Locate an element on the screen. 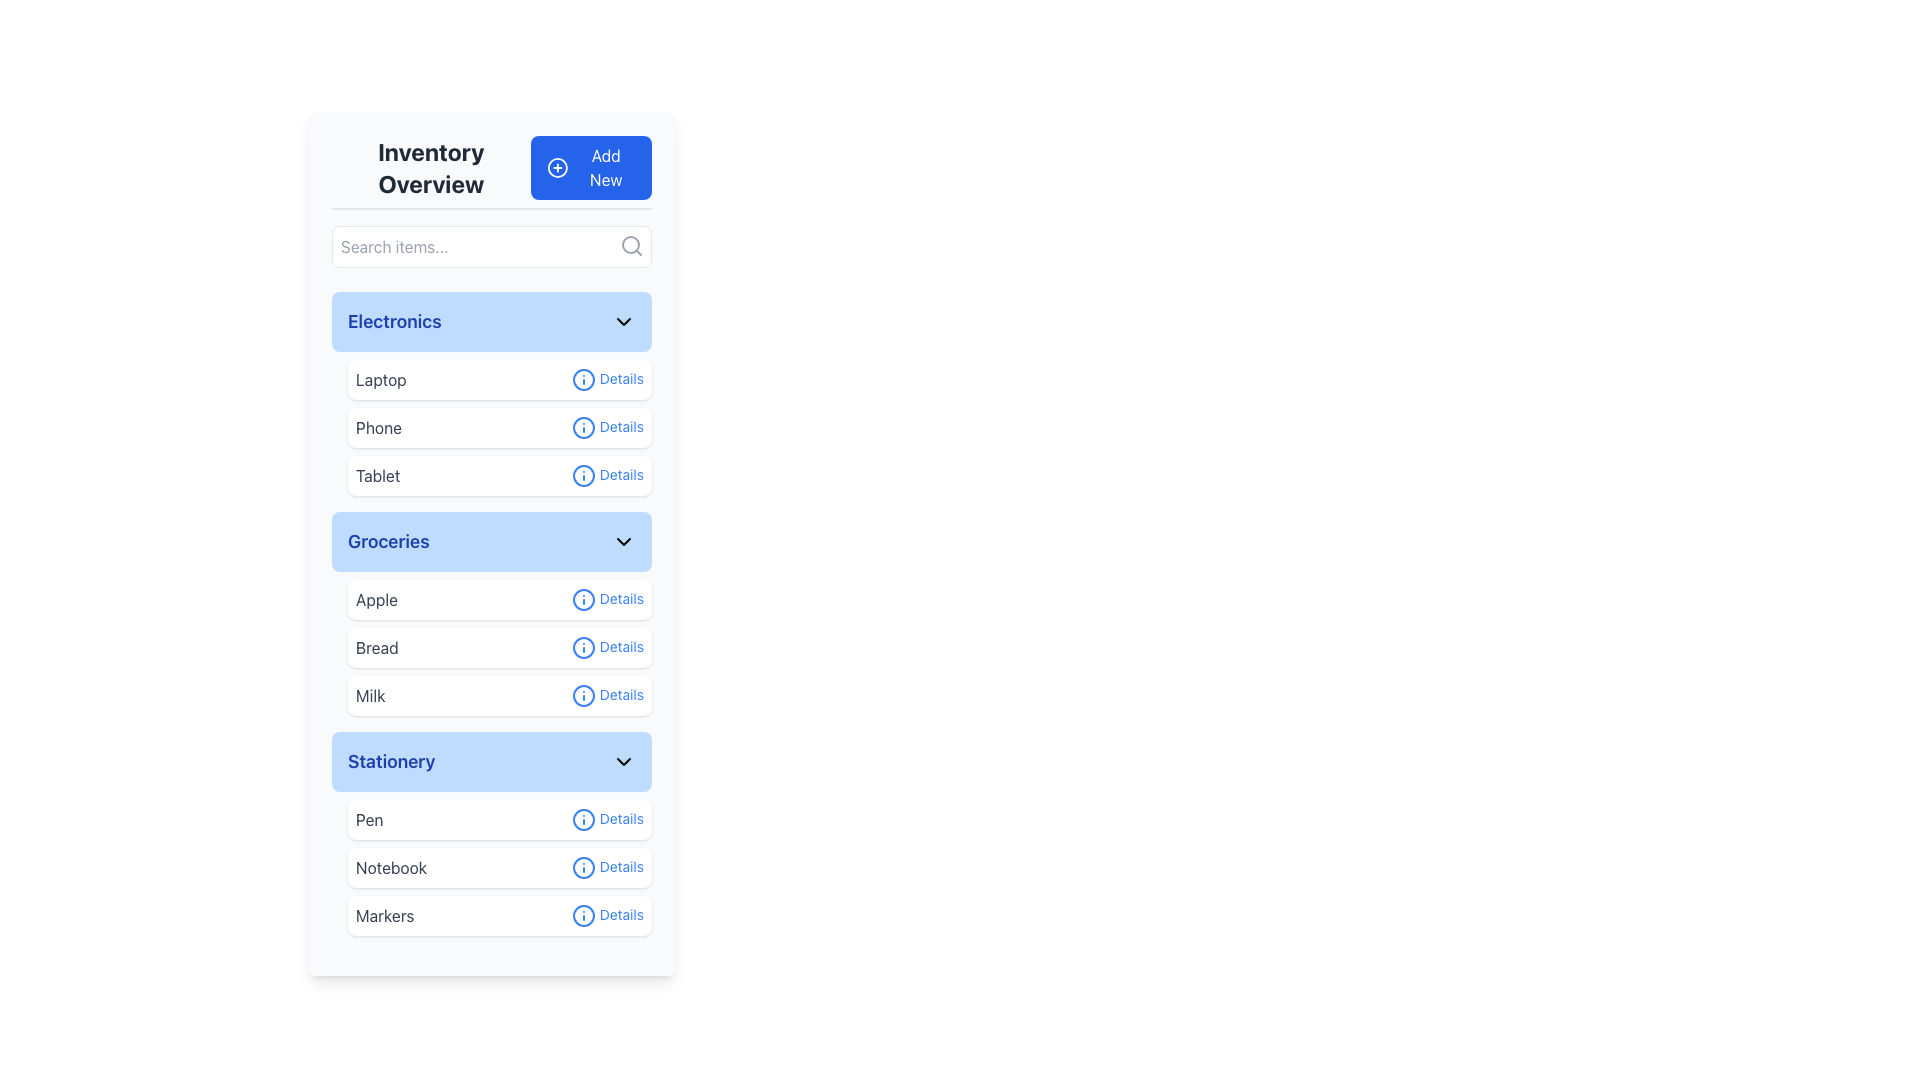  the circular blue information icon with an 'i' symbol, located to the left of the text 'Details' for the 'Tablet' entry in the 'Electronics' section is located at coordinates (582, 475).